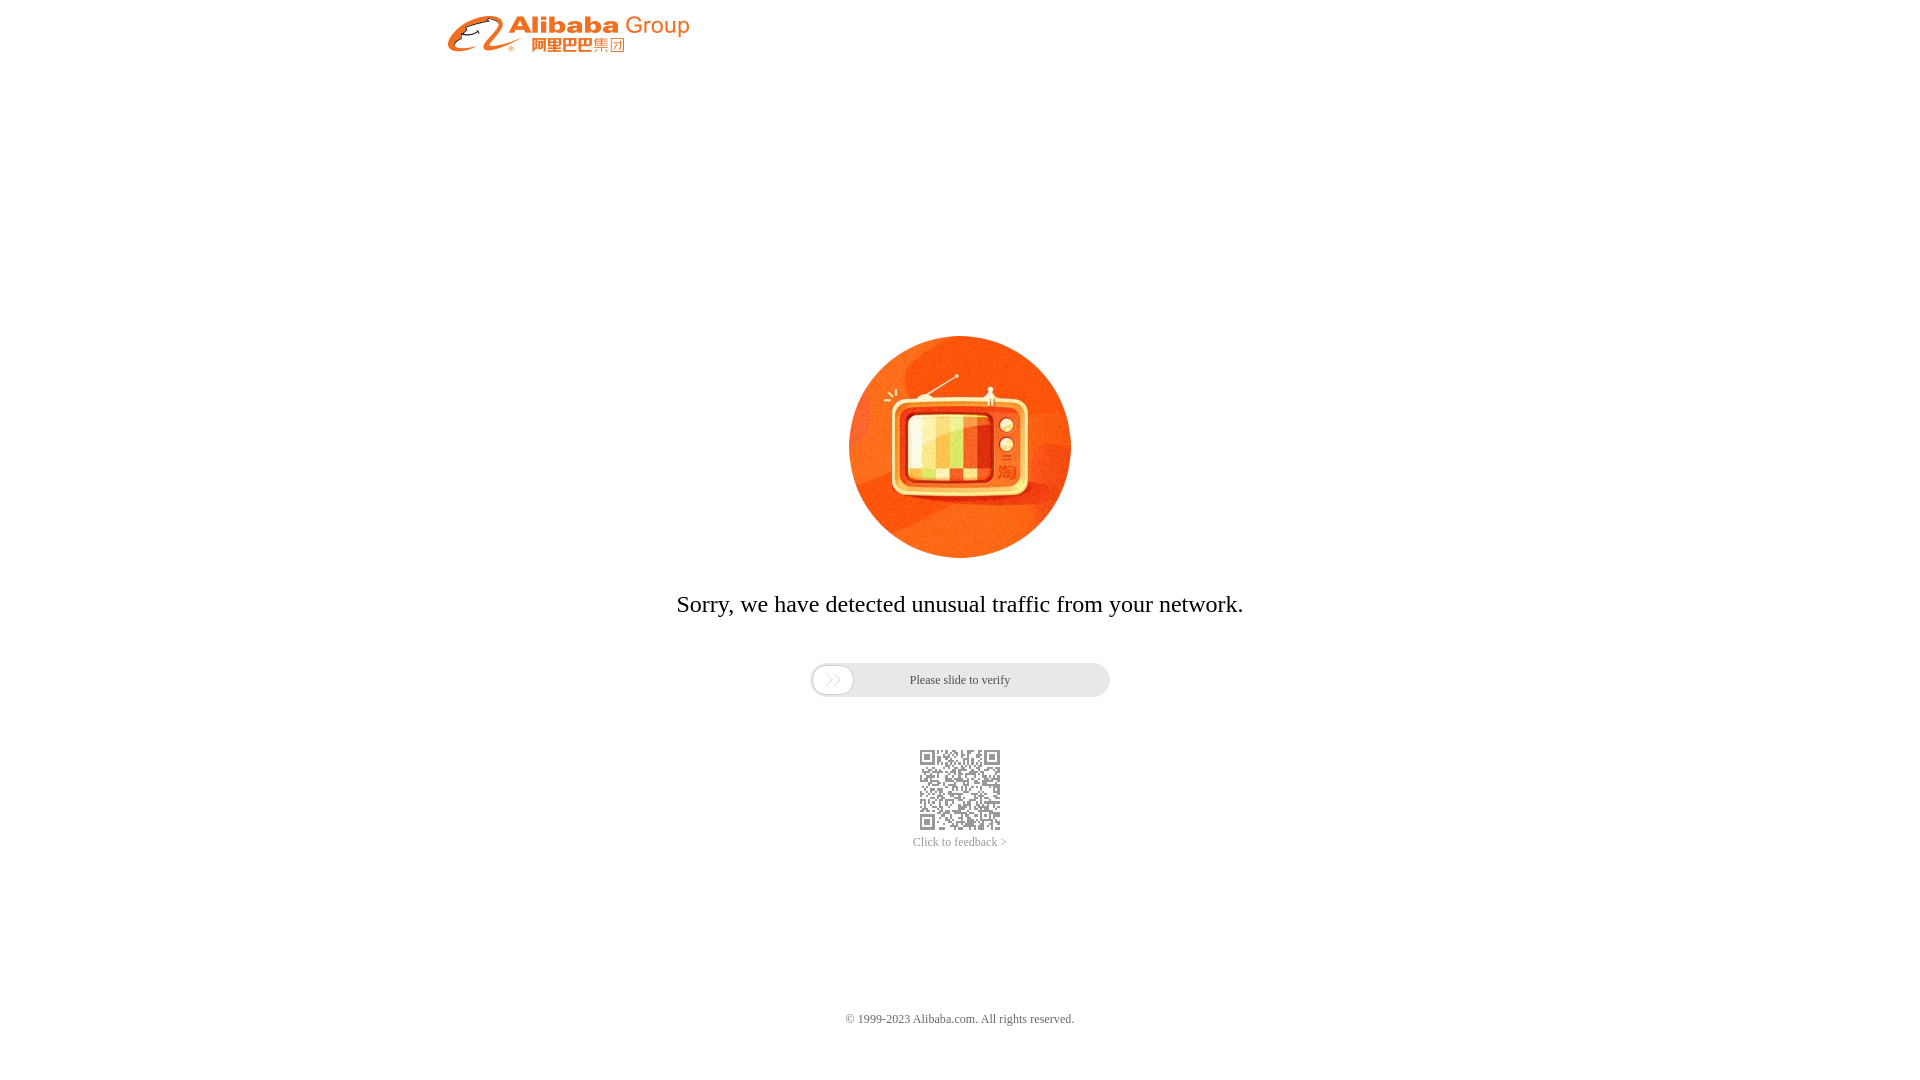 The width and height of the screenshot is (1920, 1080). What do you see at coordinates (960, 842) in the screenshot?
I see `'Click to feedback >'` at bounding box center [960, 842].